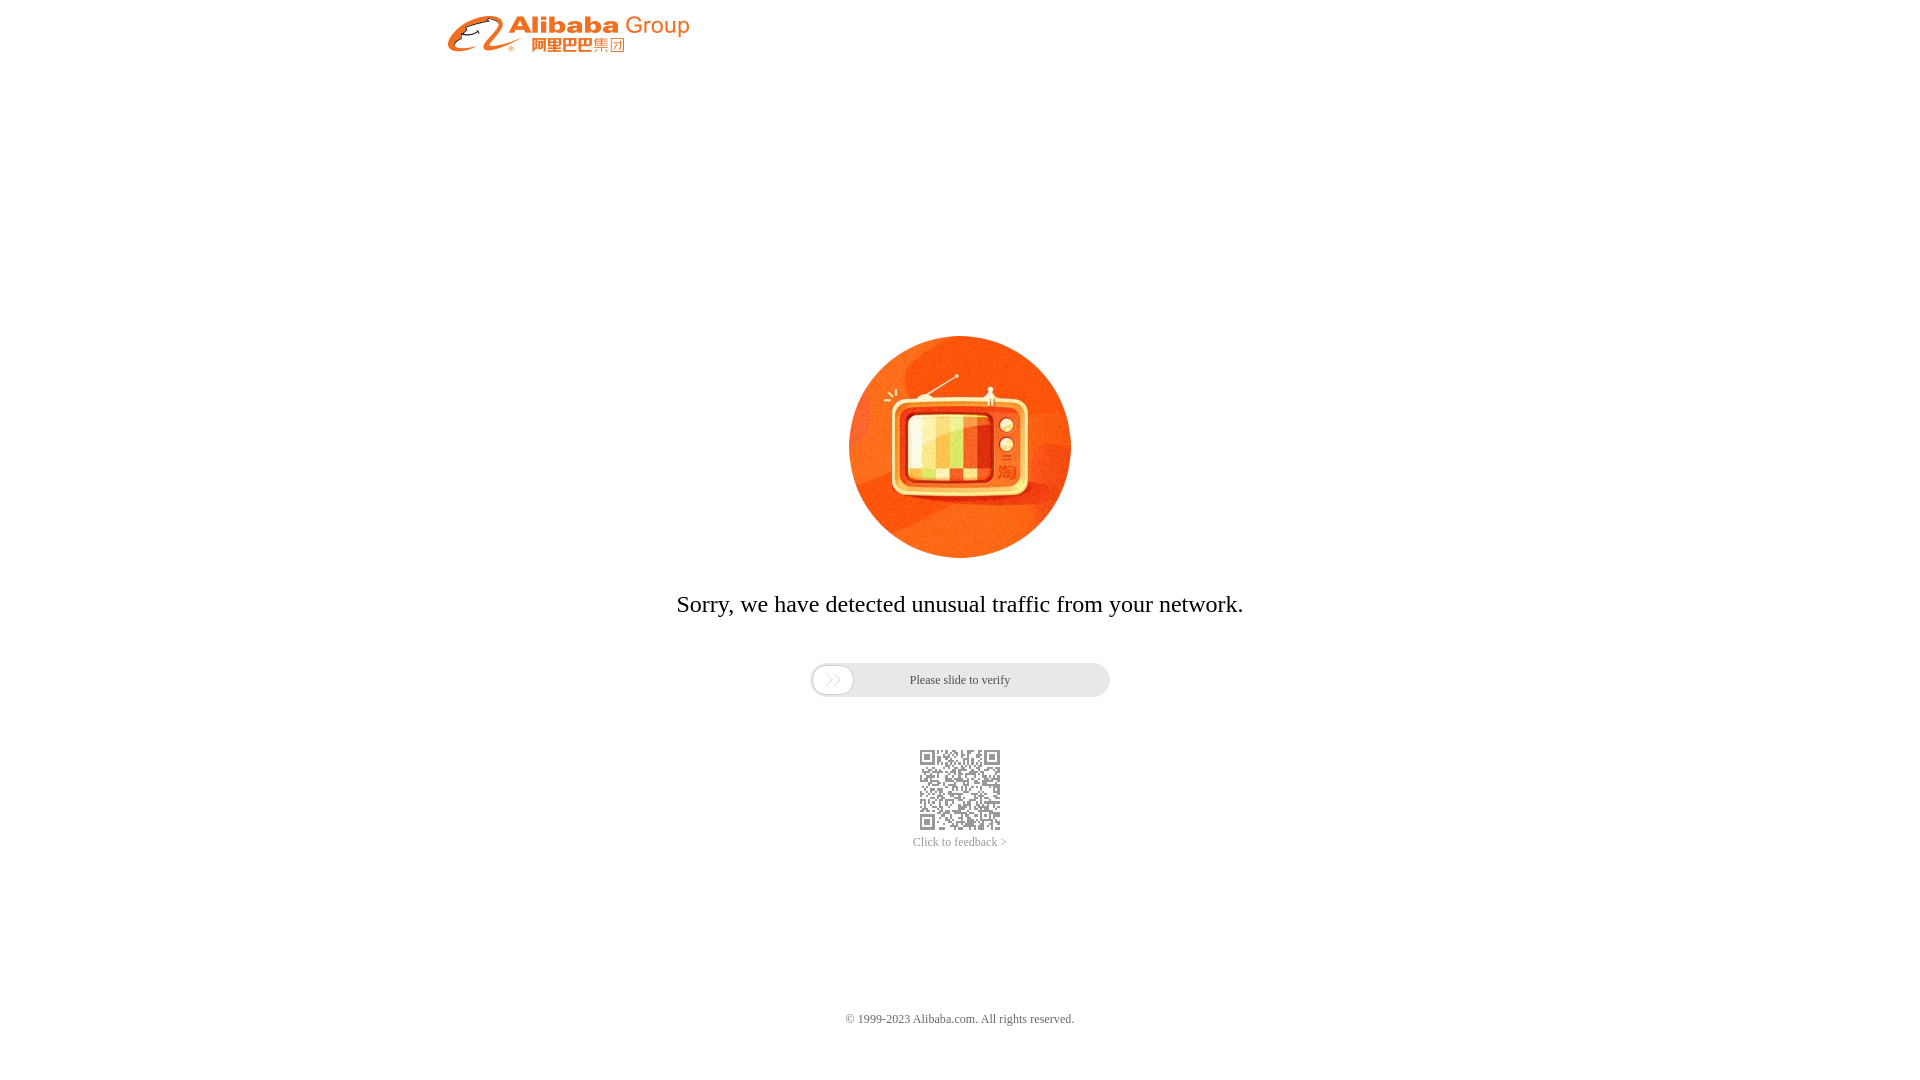 The width and height of the screenshot is (1920, 1080). What do you see at coordinates (960, 842) in the screenshot?
I see `'Click to feedback >'` at bounding box center [960, 842].